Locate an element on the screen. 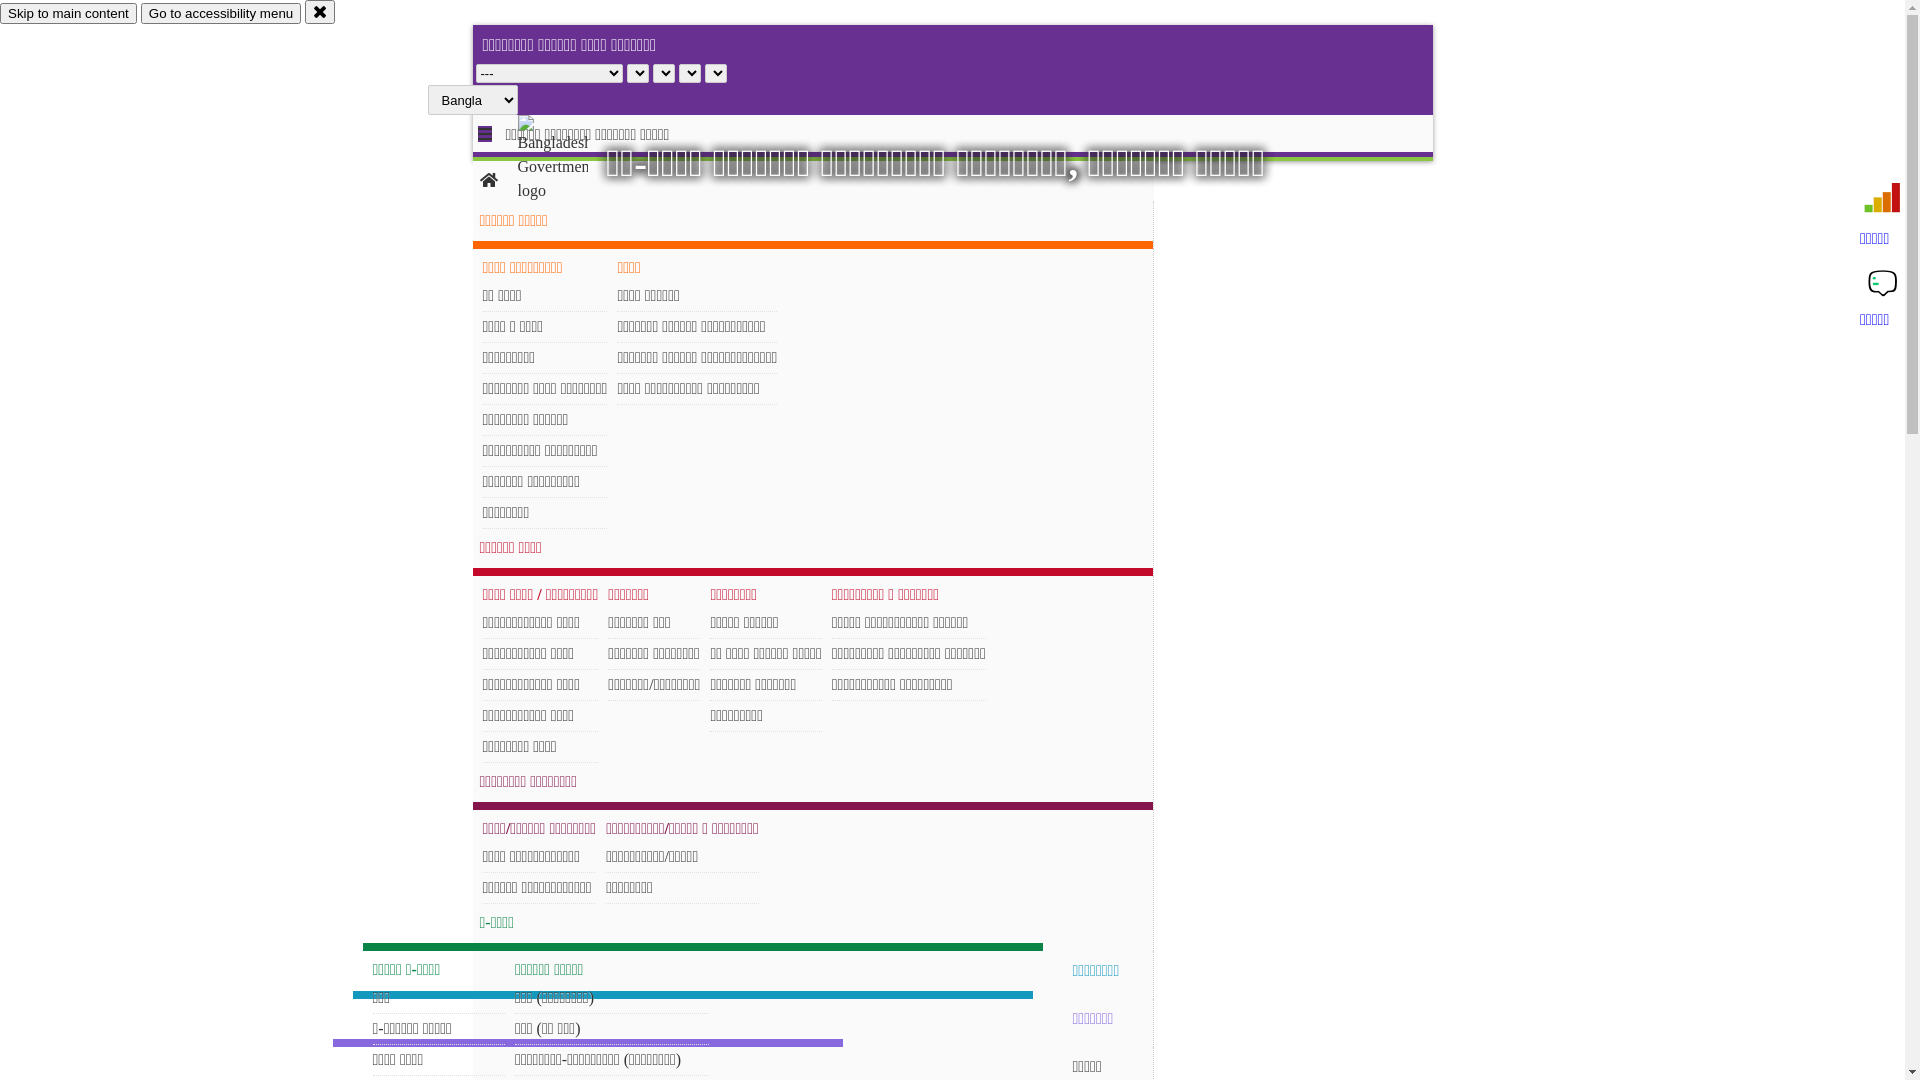  ' is located at coordinates (569, 157).